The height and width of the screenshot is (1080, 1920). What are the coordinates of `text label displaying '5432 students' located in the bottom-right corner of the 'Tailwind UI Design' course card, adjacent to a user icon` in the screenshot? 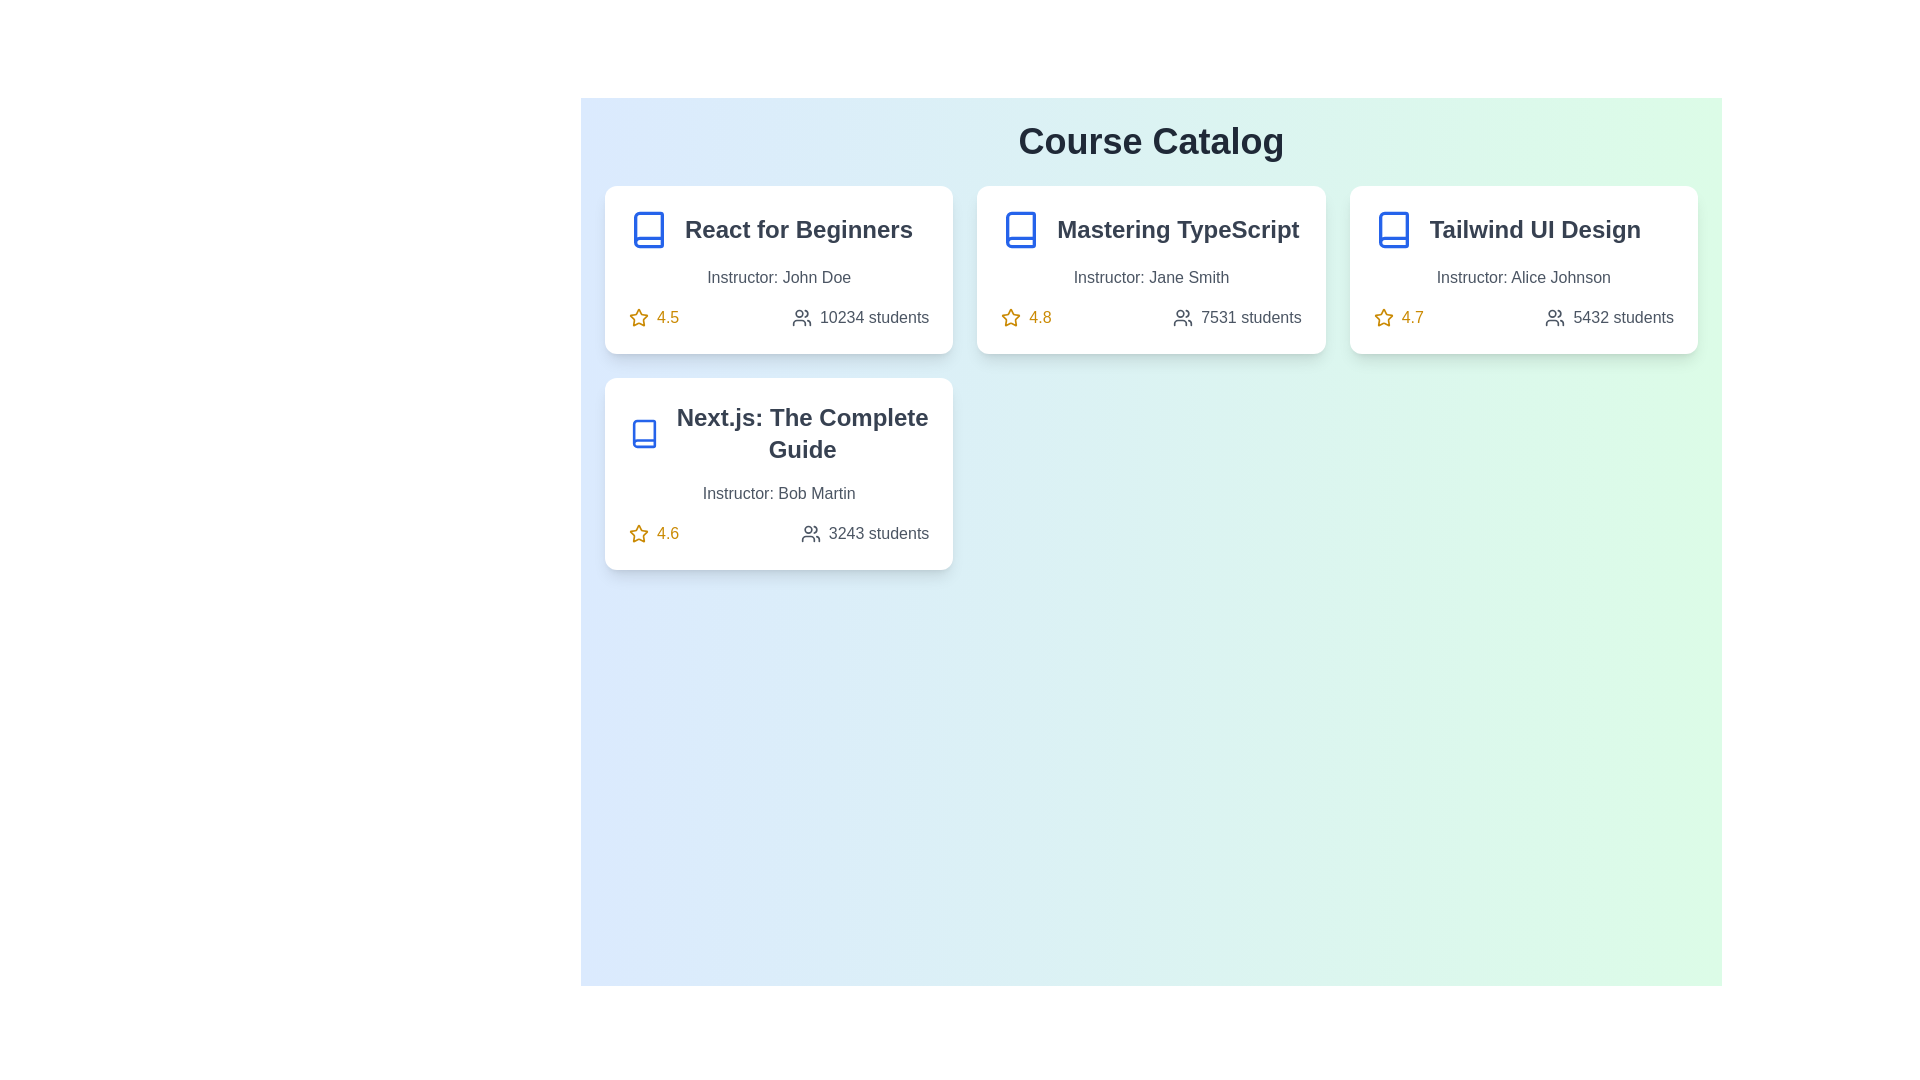 It's located at (1623, 316).